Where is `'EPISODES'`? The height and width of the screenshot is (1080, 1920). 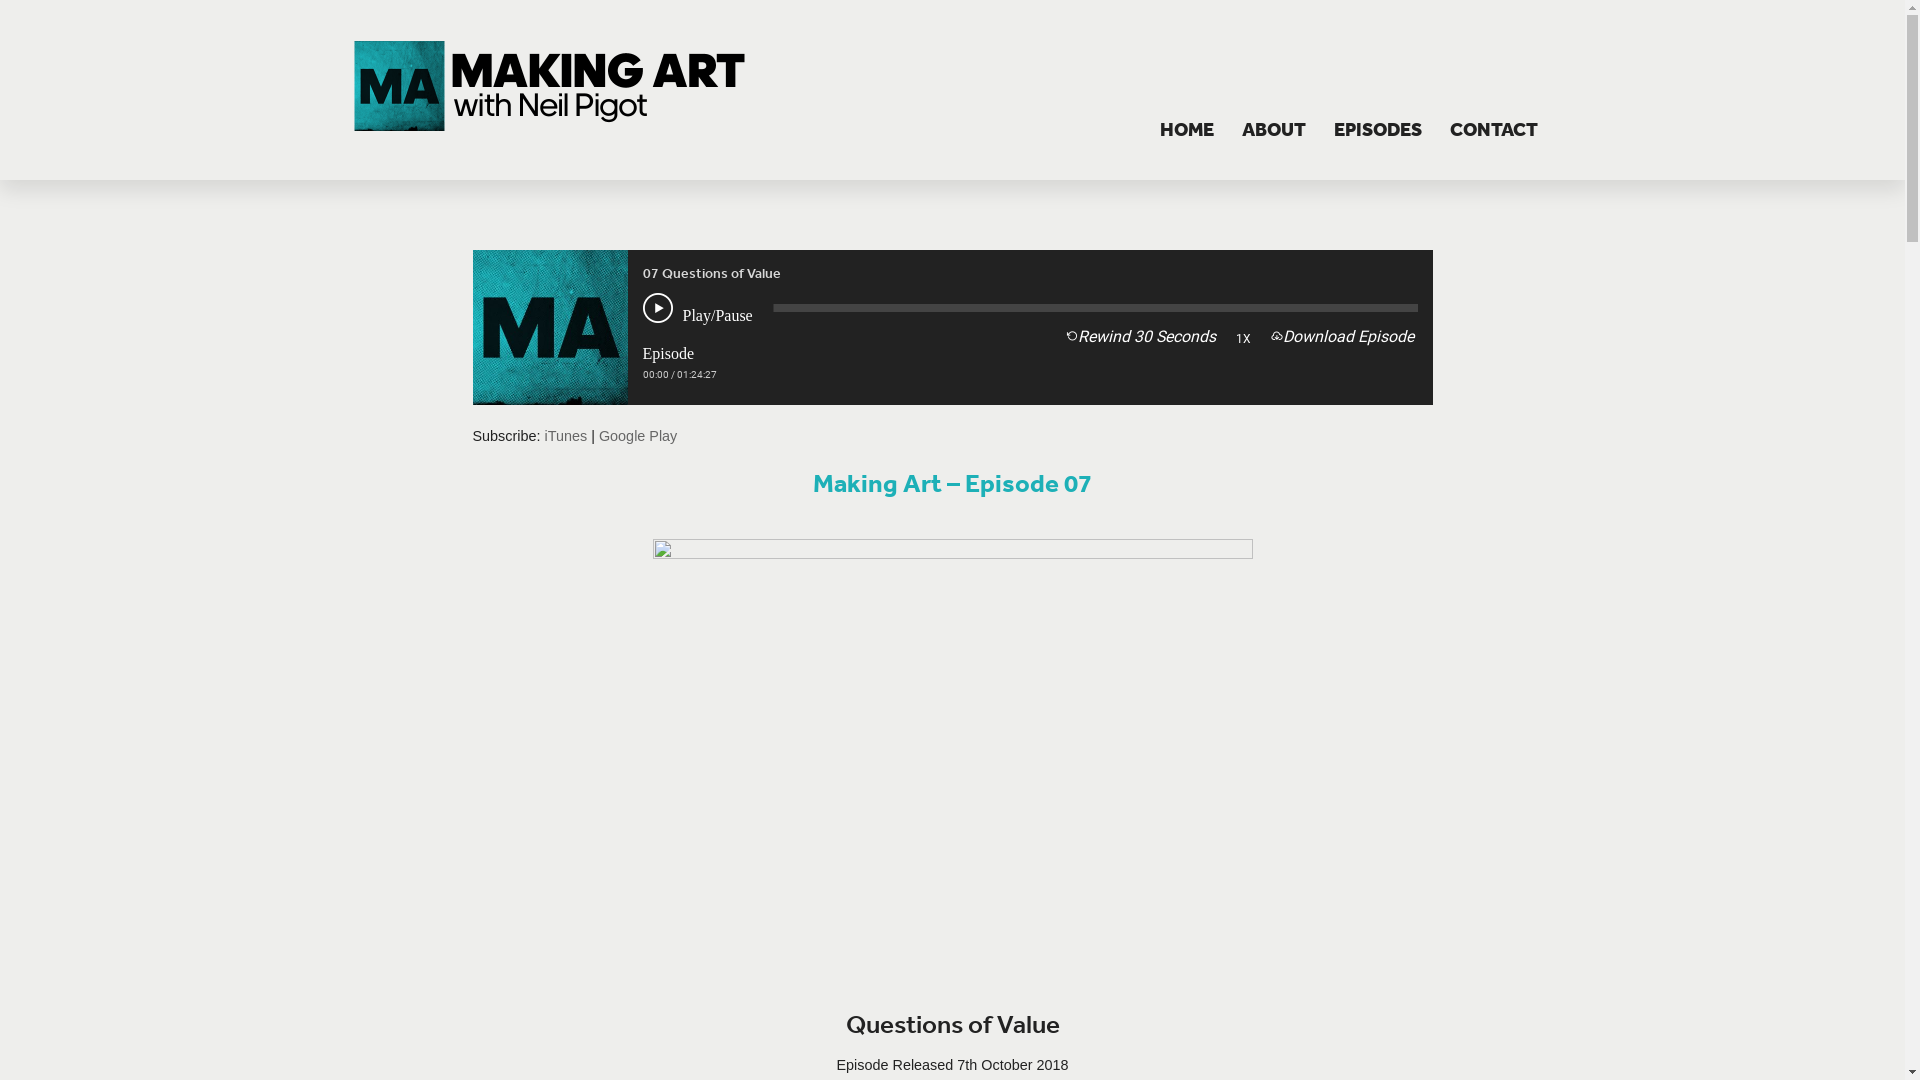
'EPISODES' is located at coordinates (1334, 129).